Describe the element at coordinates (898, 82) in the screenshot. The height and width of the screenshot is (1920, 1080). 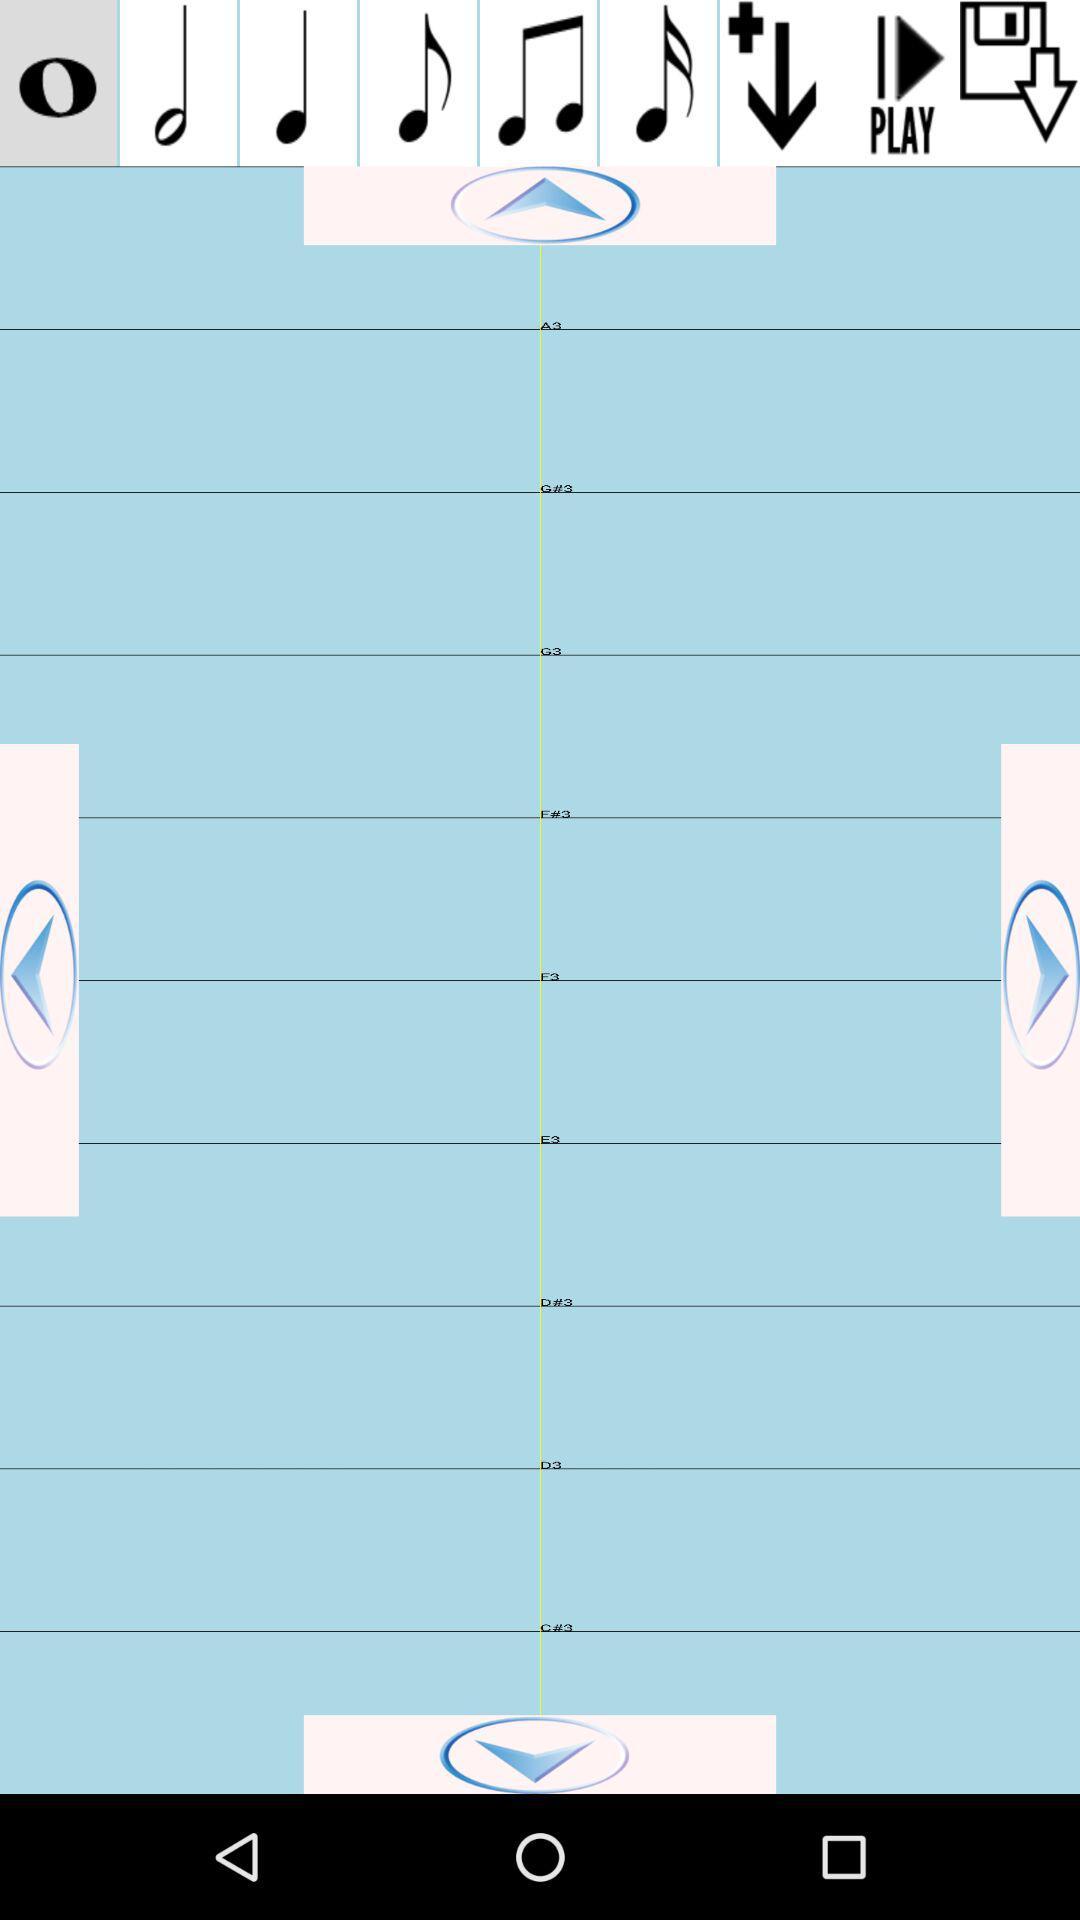
I see `play` at that location.